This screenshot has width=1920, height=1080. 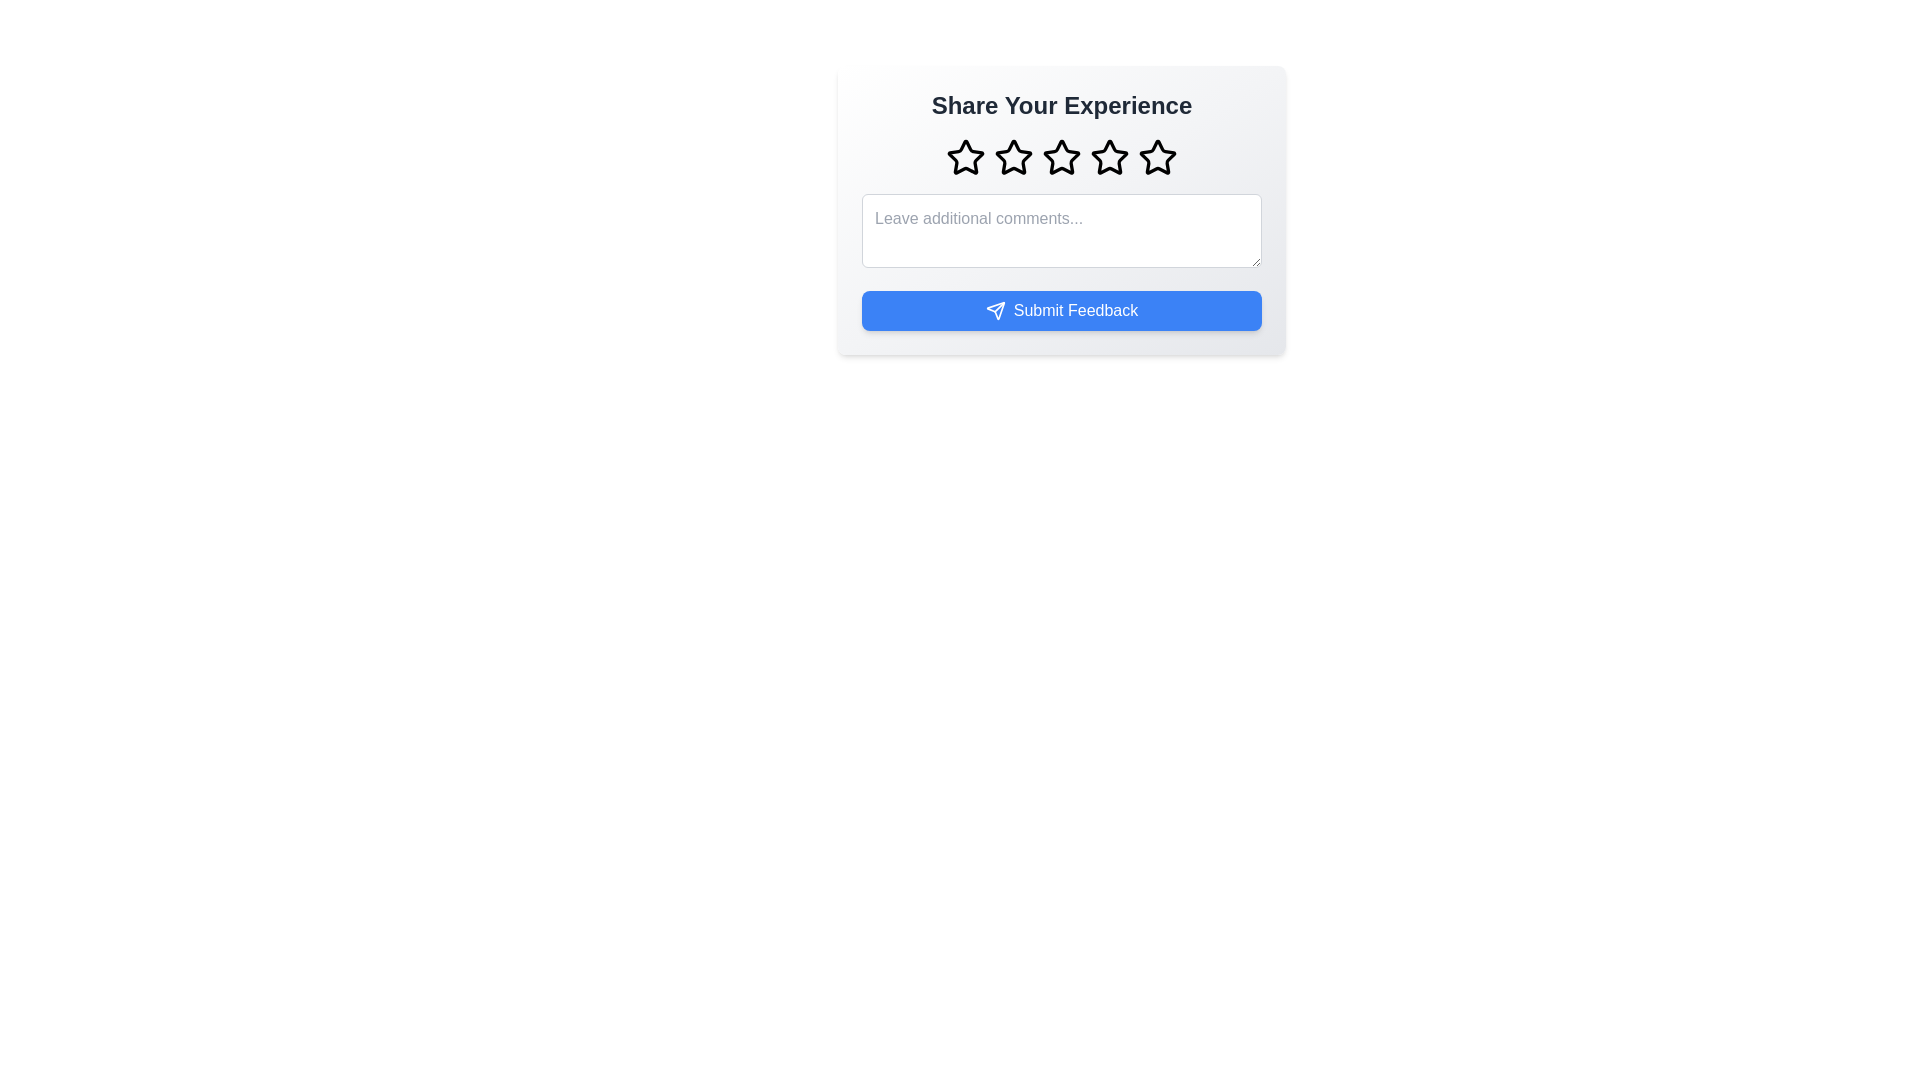 What do you see at coordinates (1060, 156) in the screenshot?
I see `the third star icon in the five-star rating system` at bounding box center [1060, 156].